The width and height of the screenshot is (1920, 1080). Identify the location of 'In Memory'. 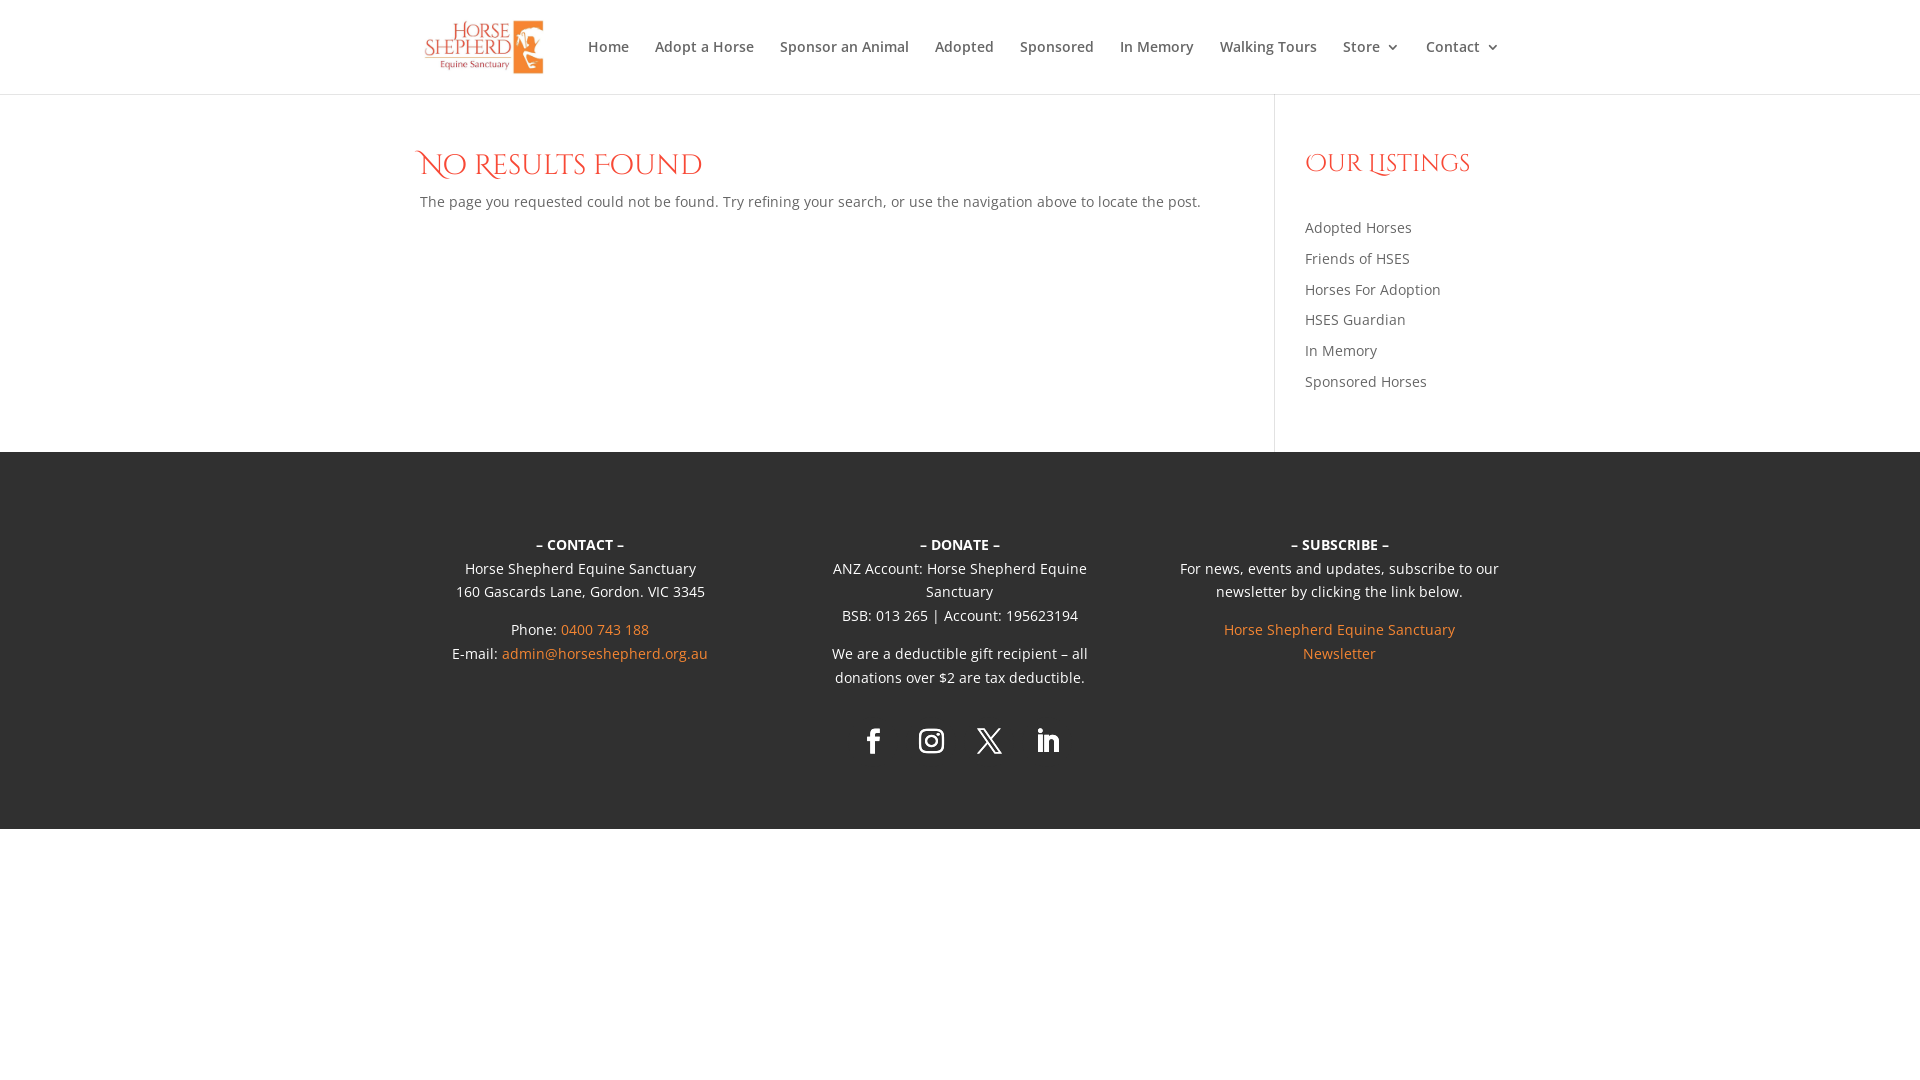
(1340, 349).